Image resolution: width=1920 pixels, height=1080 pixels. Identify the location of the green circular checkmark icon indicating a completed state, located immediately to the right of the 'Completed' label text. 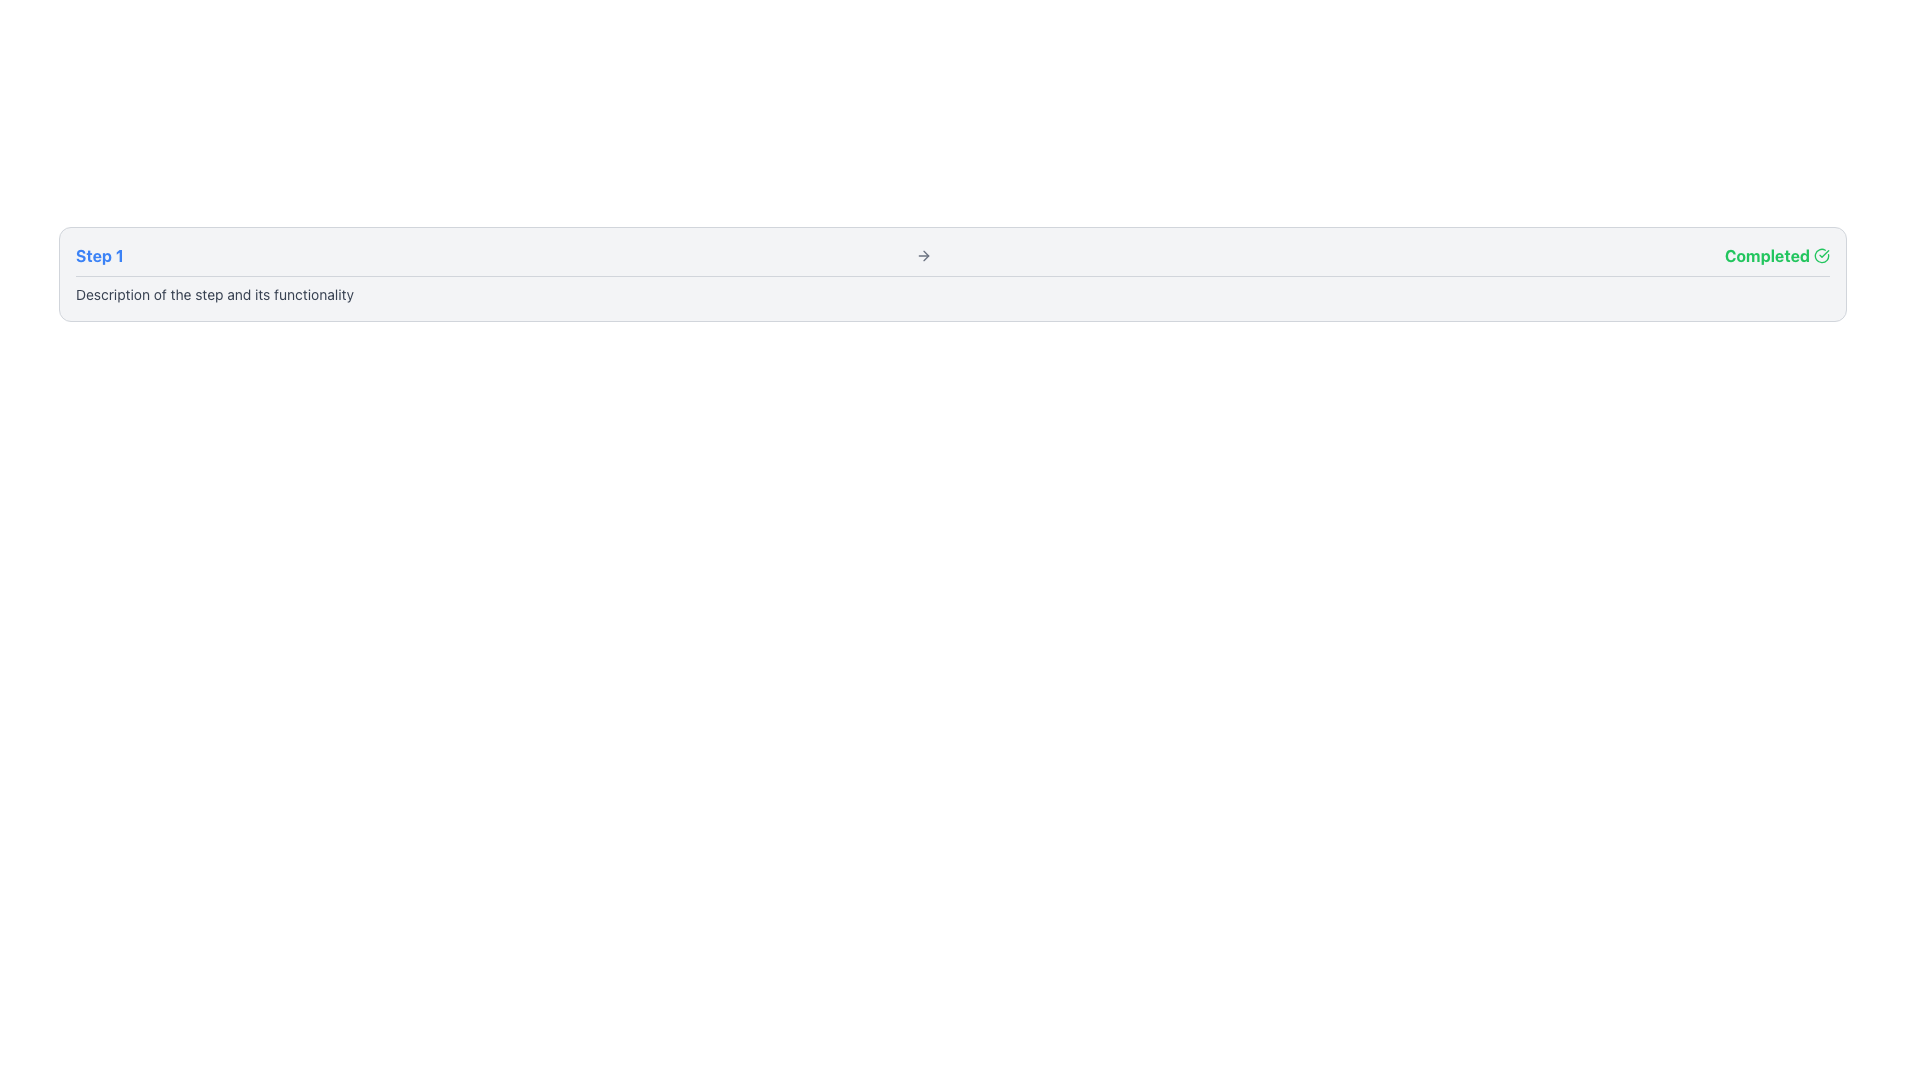
(1821, 254).